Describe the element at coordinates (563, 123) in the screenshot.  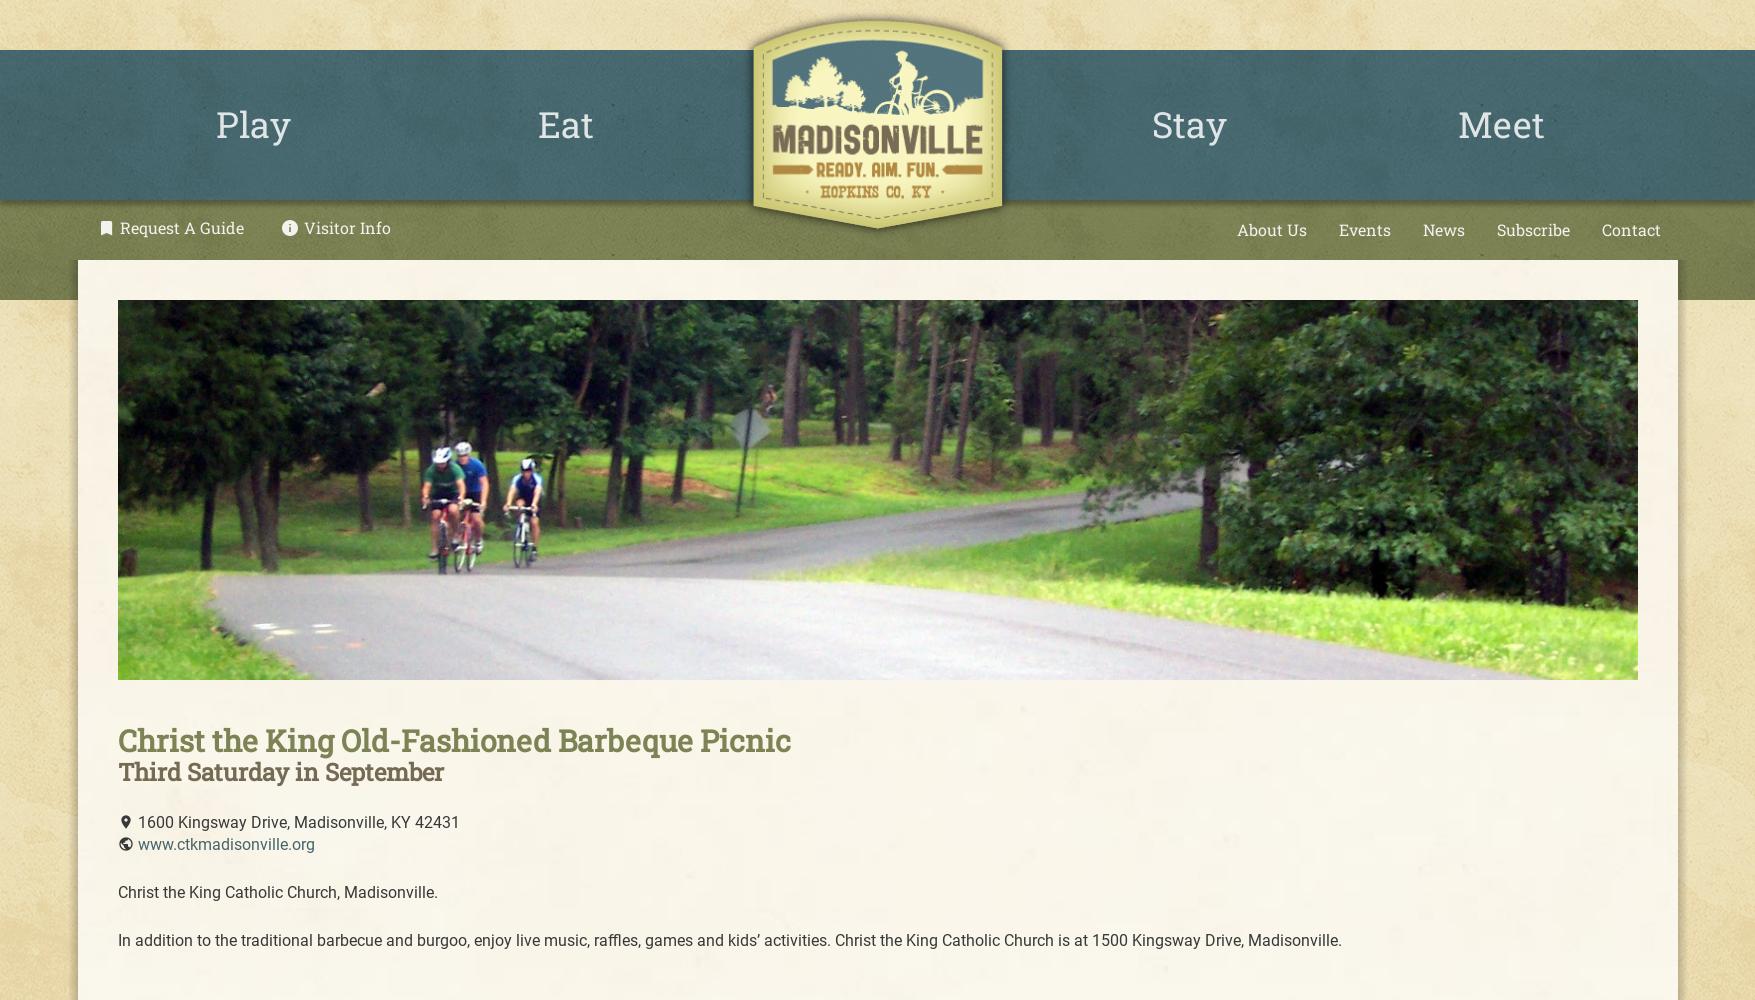
I see `'Eat'` at that location.